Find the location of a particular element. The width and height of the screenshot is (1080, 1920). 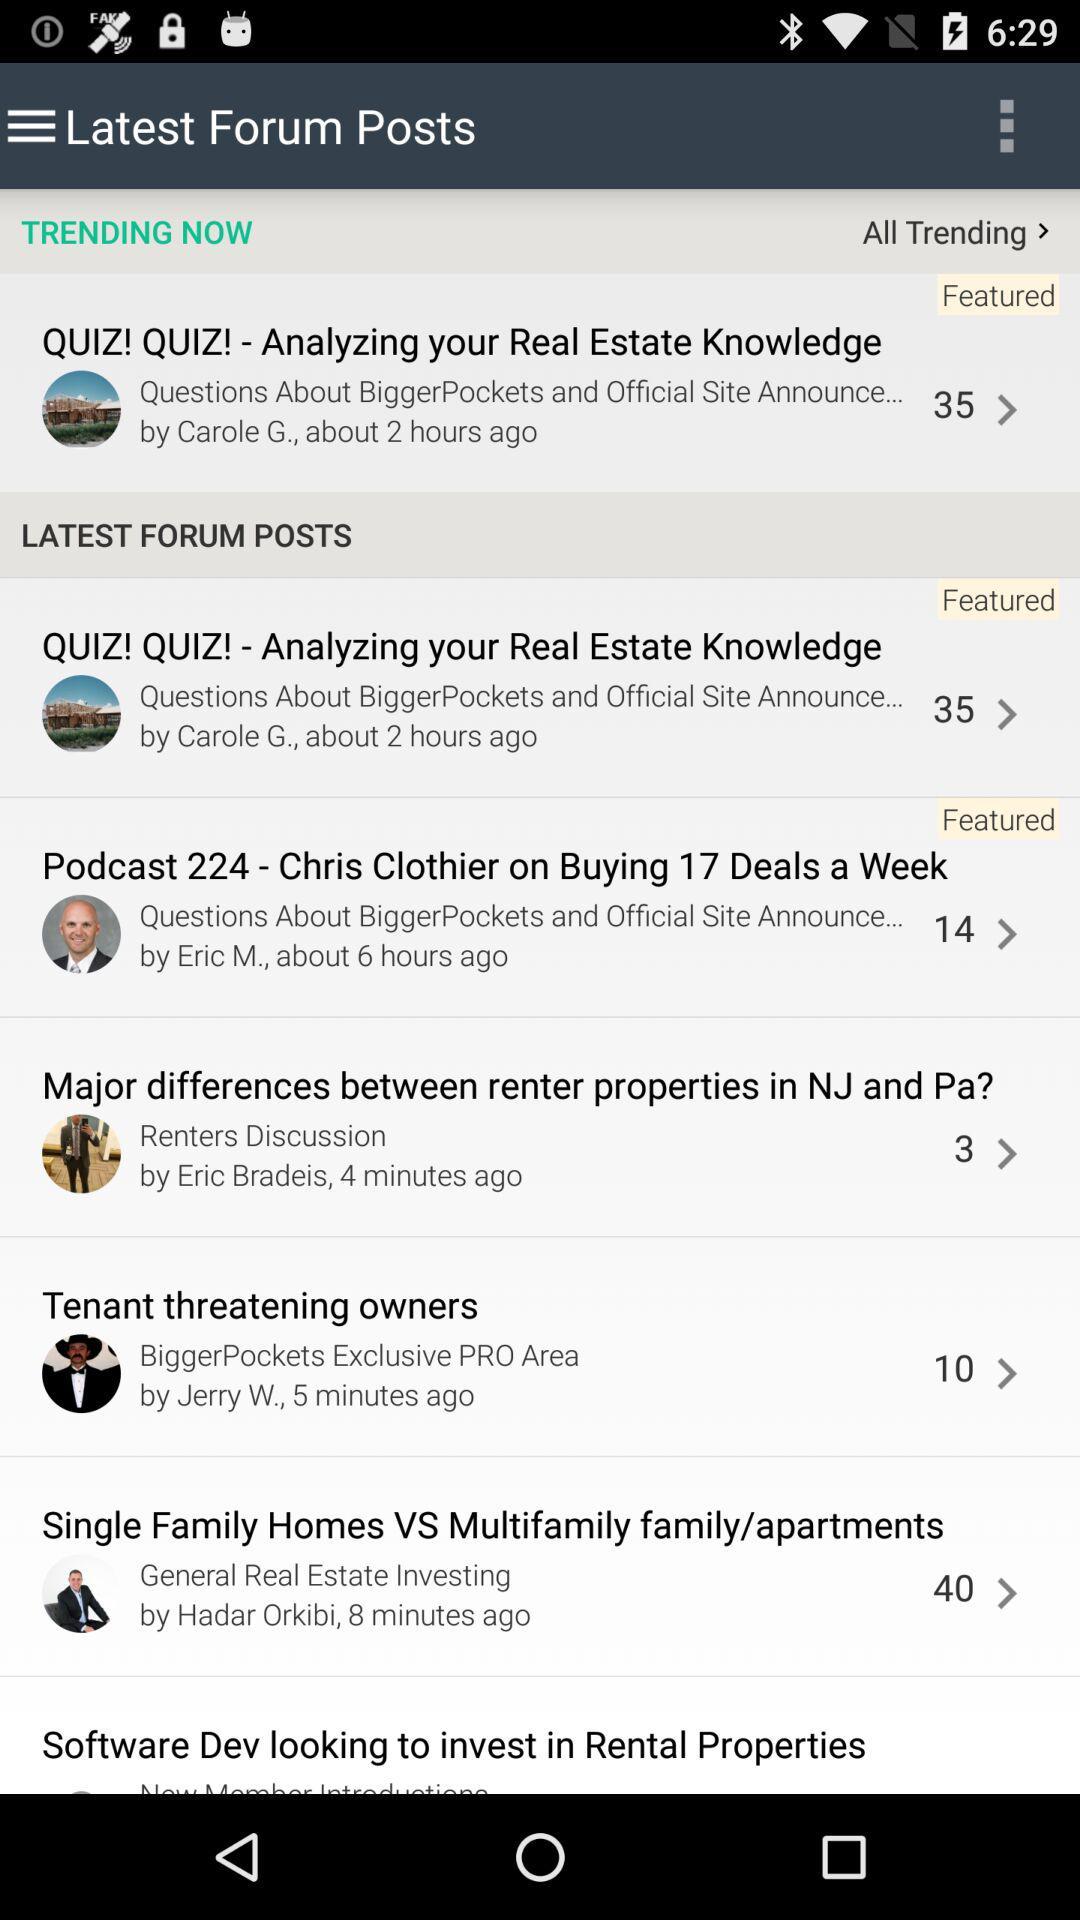

the app next to the 10 app is located at coordinates (1006, 1372).